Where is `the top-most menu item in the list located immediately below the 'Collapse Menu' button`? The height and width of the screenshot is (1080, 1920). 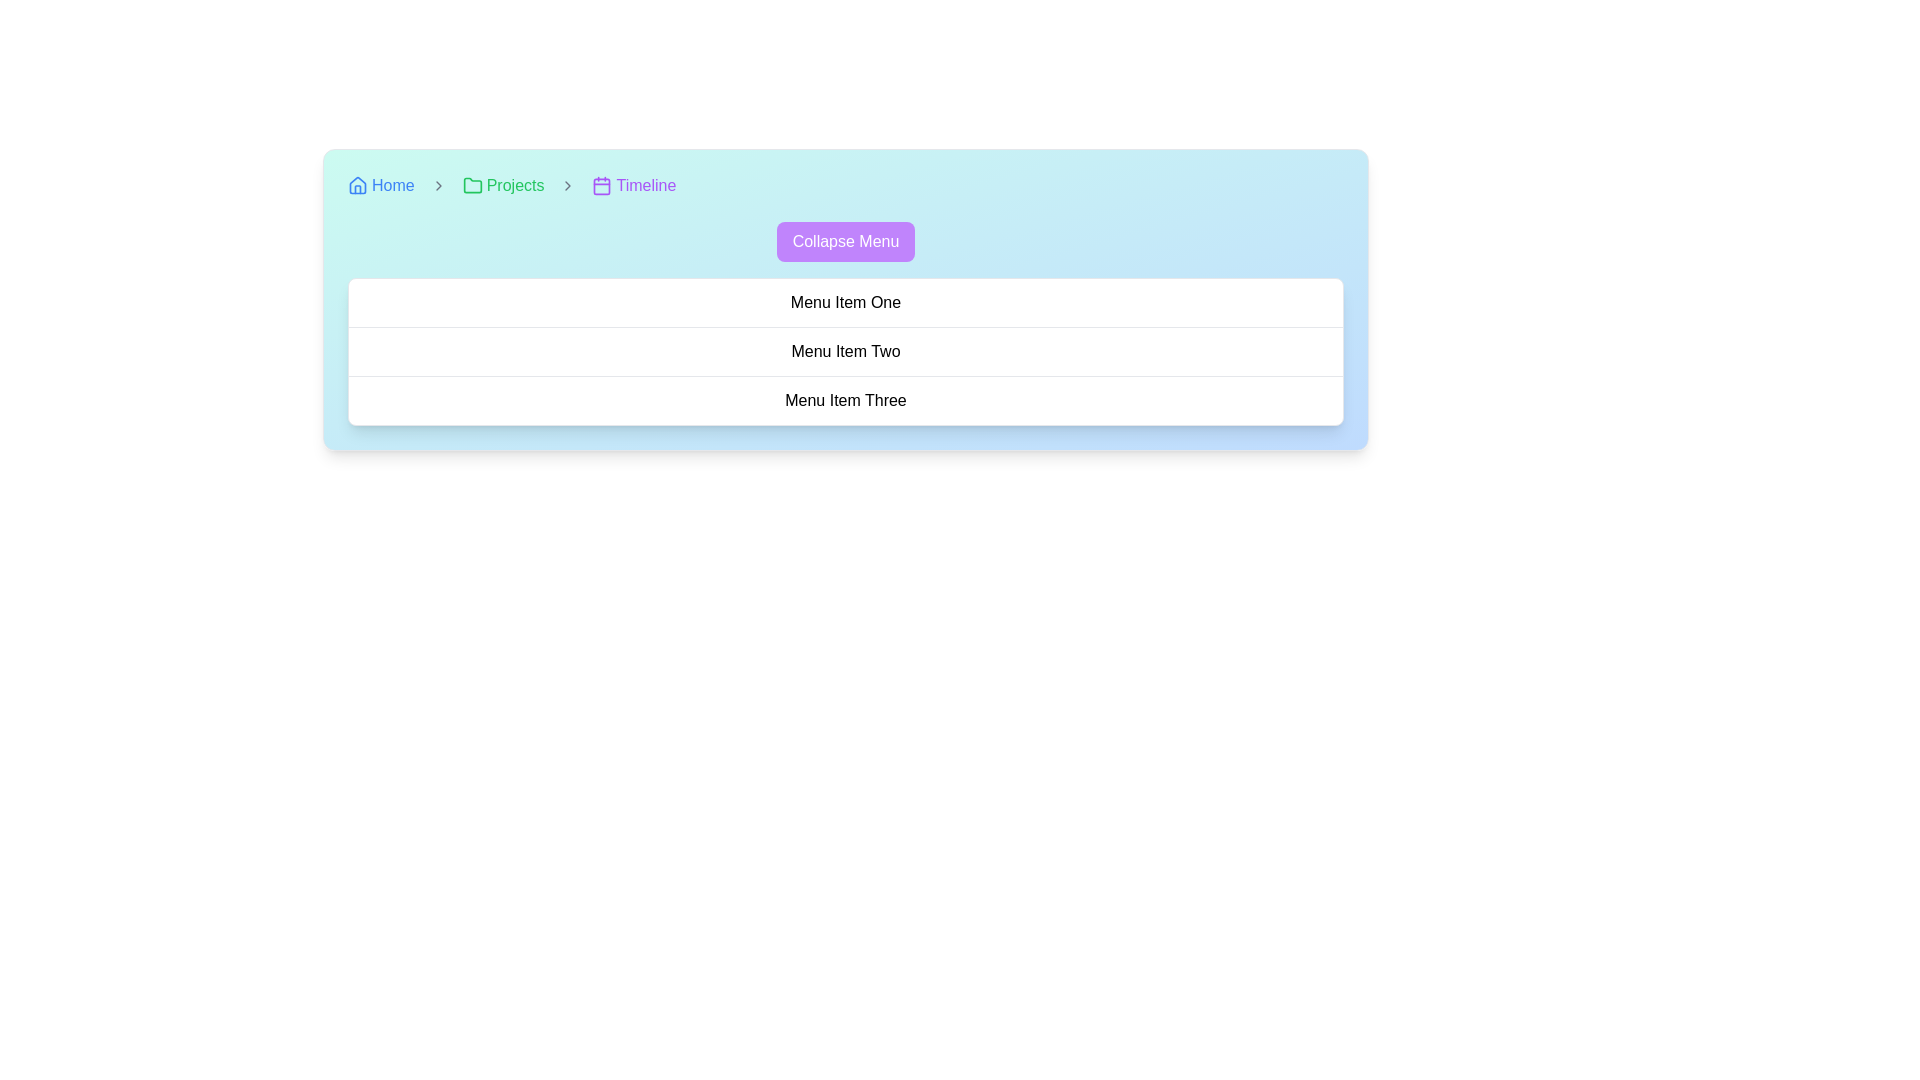
the top-most menu item in the list located immediately below the 'Collapse Menu' button is located at coordinates (845, 303).